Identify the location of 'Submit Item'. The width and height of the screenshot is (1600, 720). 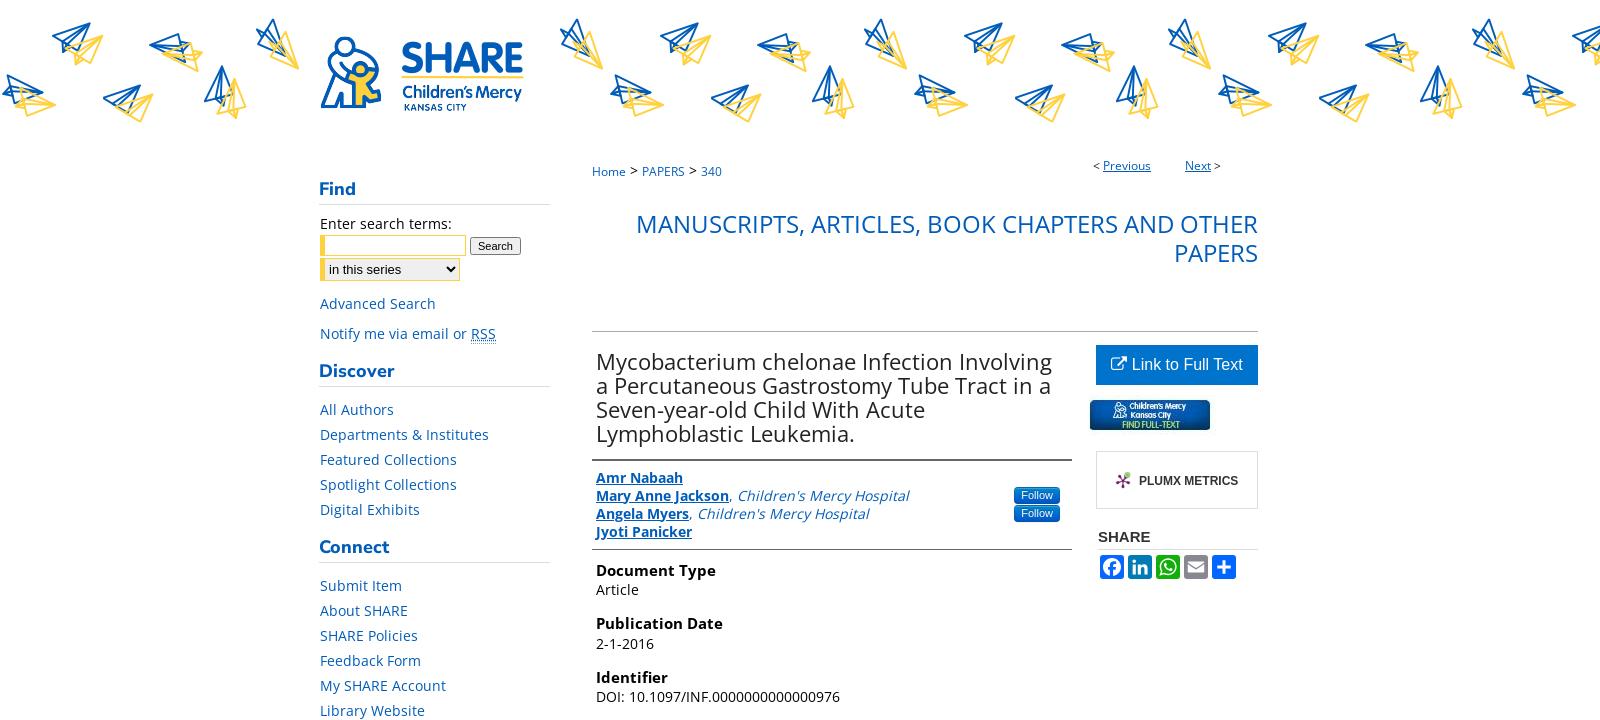
(360, 585).